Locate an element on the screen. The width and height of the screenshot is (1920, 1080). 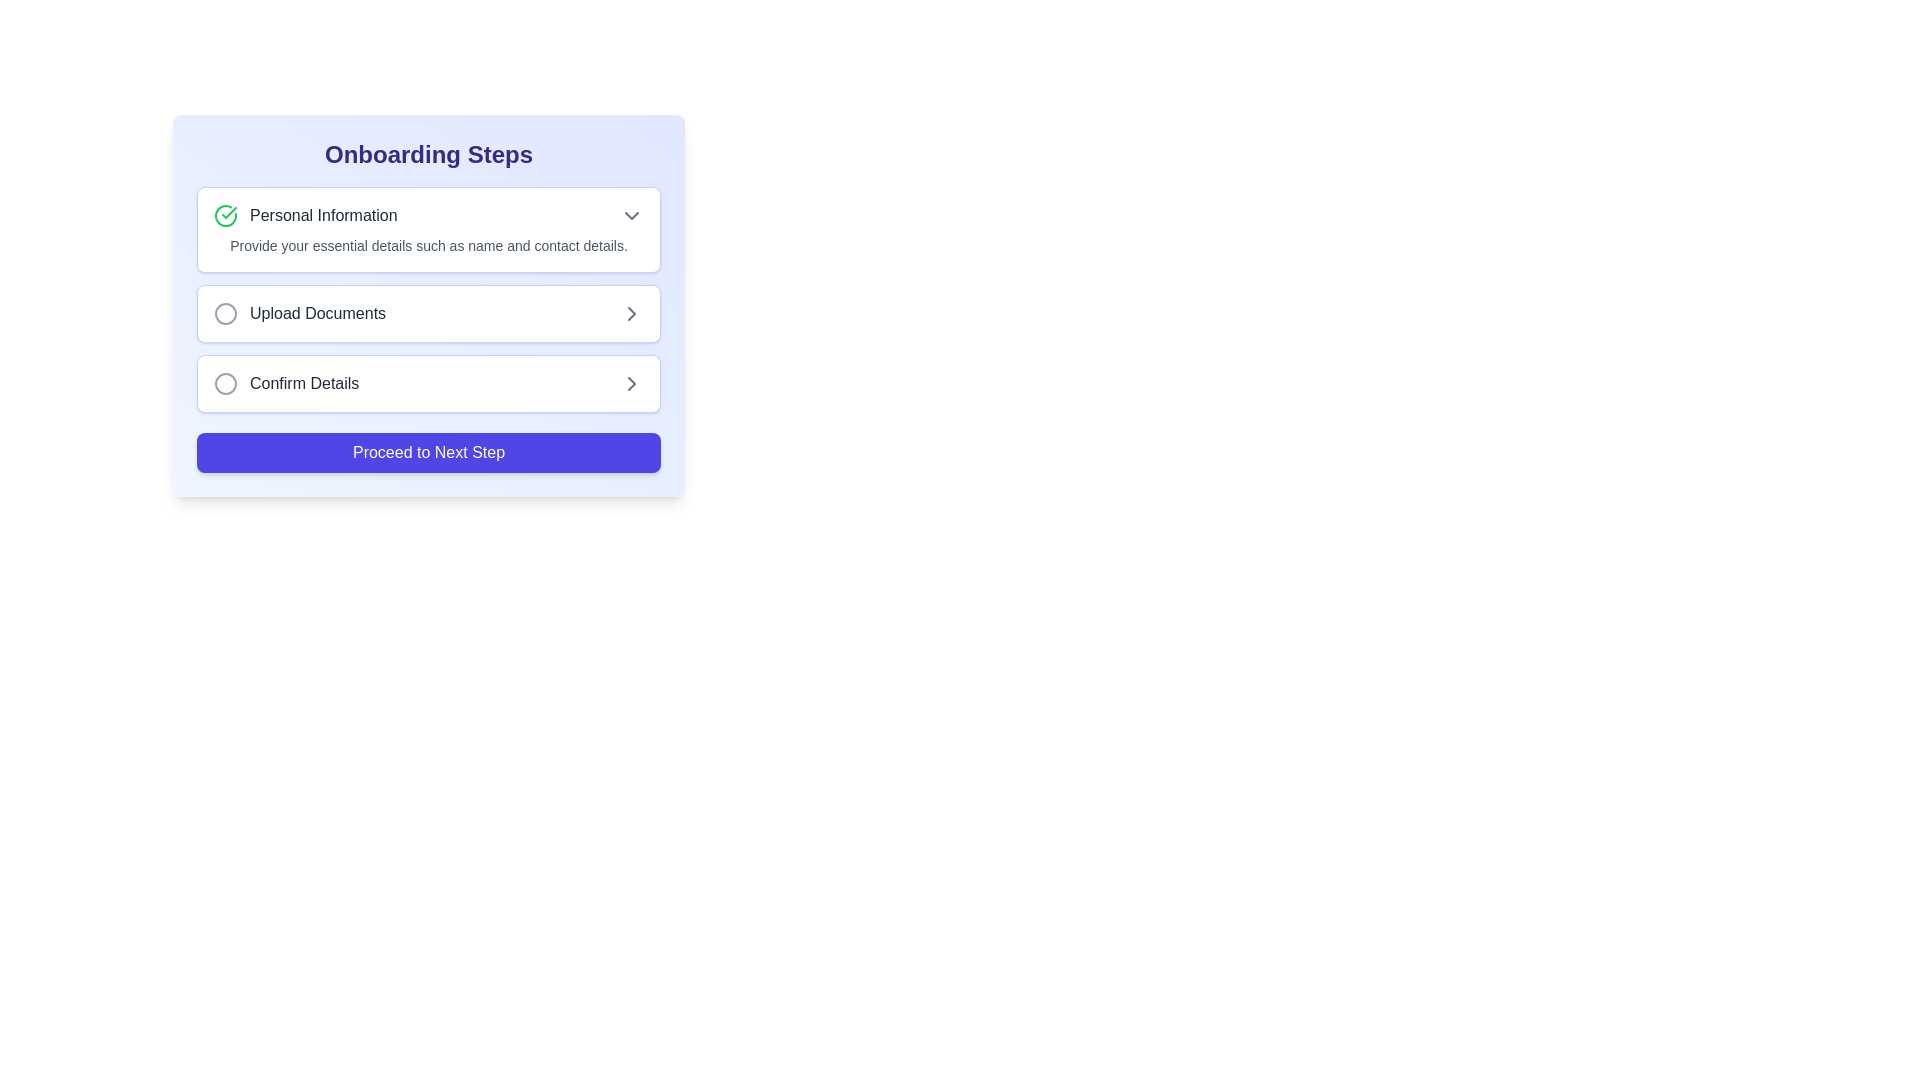
the static text label serving as the header for the 'Personal Information' section in the onboarding interface is located at coordinates (323, 216).